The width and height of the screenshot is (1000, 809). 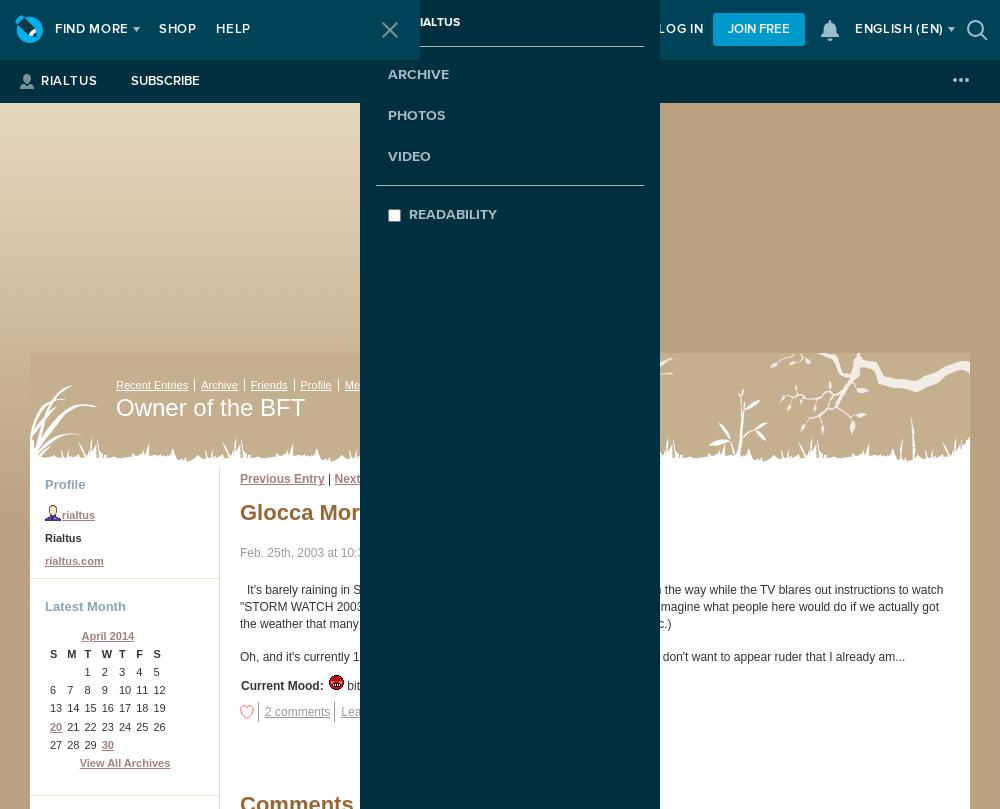 I want to click on 'English', so click(x=885, y=29).